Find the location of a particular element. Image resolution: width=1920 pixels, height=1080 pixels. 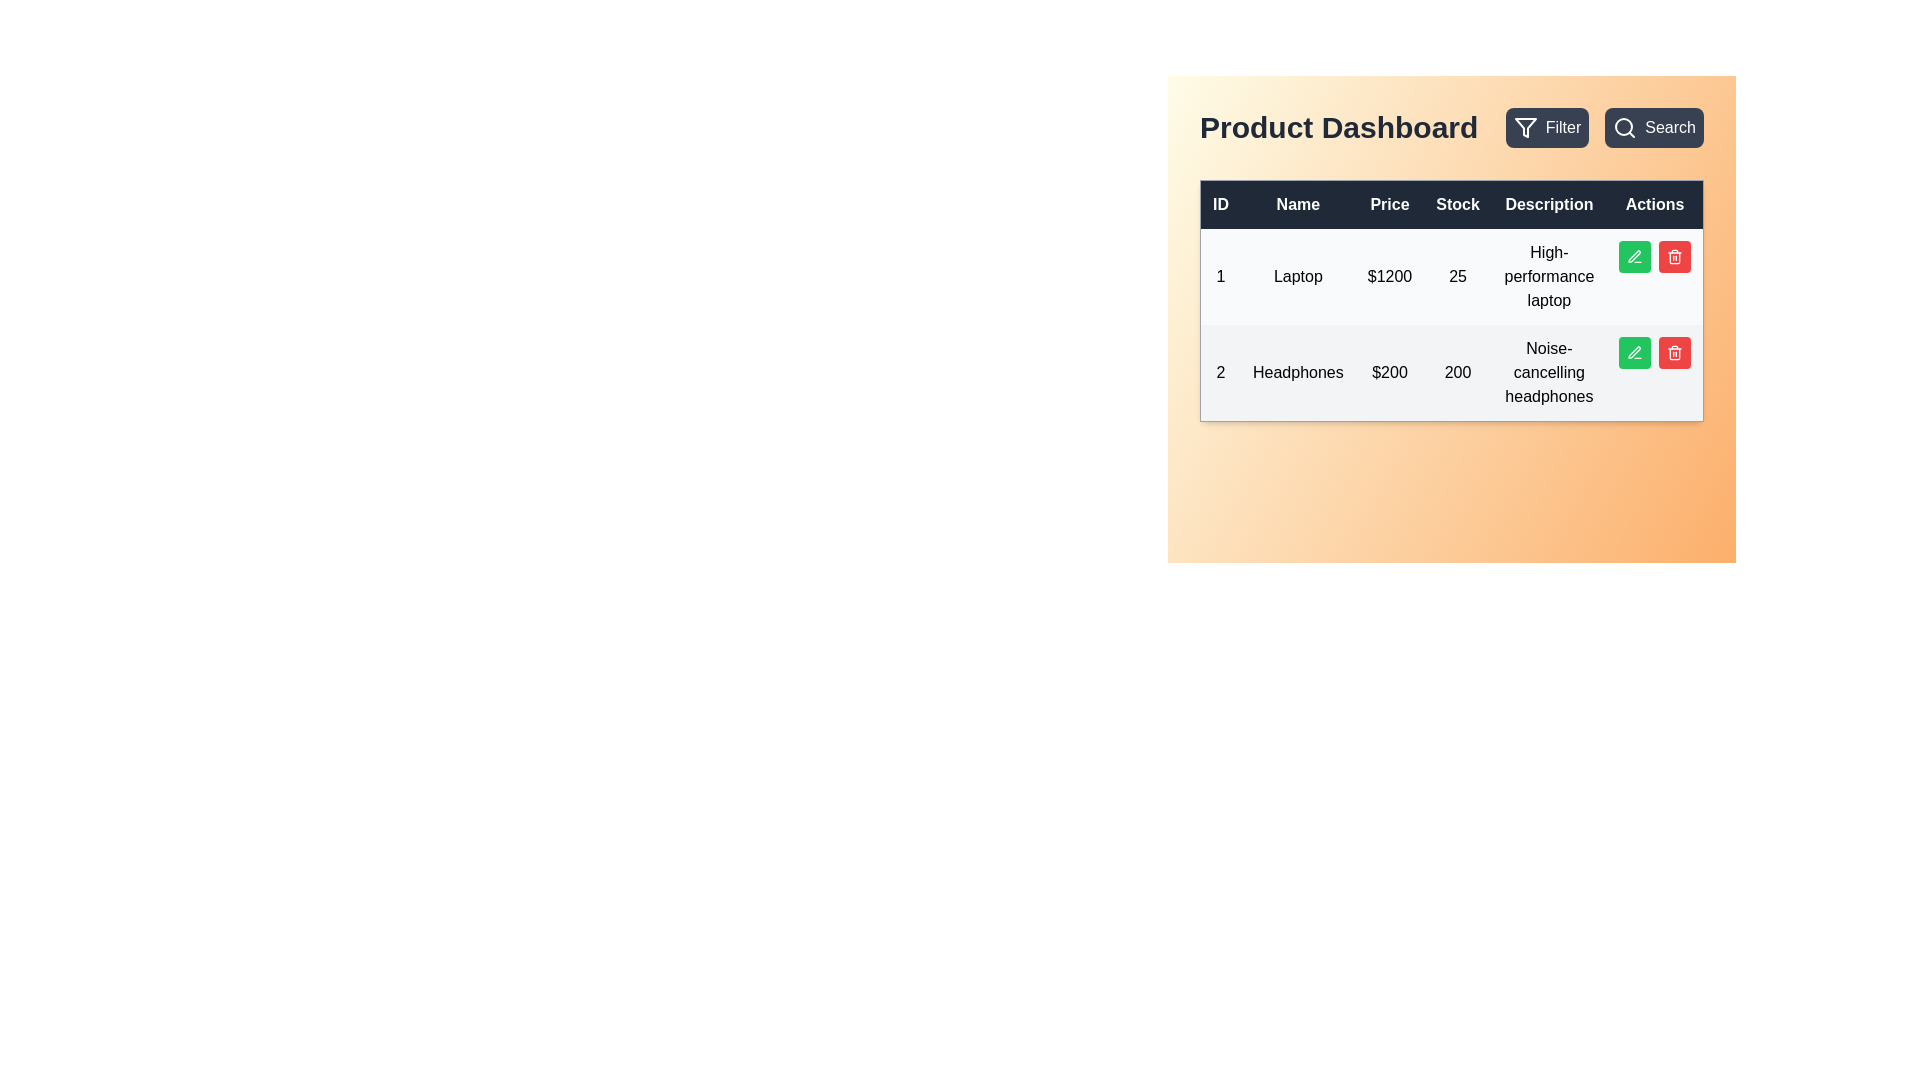

the green button with a pen icon in the 'Actions' column of the second row for 'Headphones' in the product table is located at coordinates (1634, 351).